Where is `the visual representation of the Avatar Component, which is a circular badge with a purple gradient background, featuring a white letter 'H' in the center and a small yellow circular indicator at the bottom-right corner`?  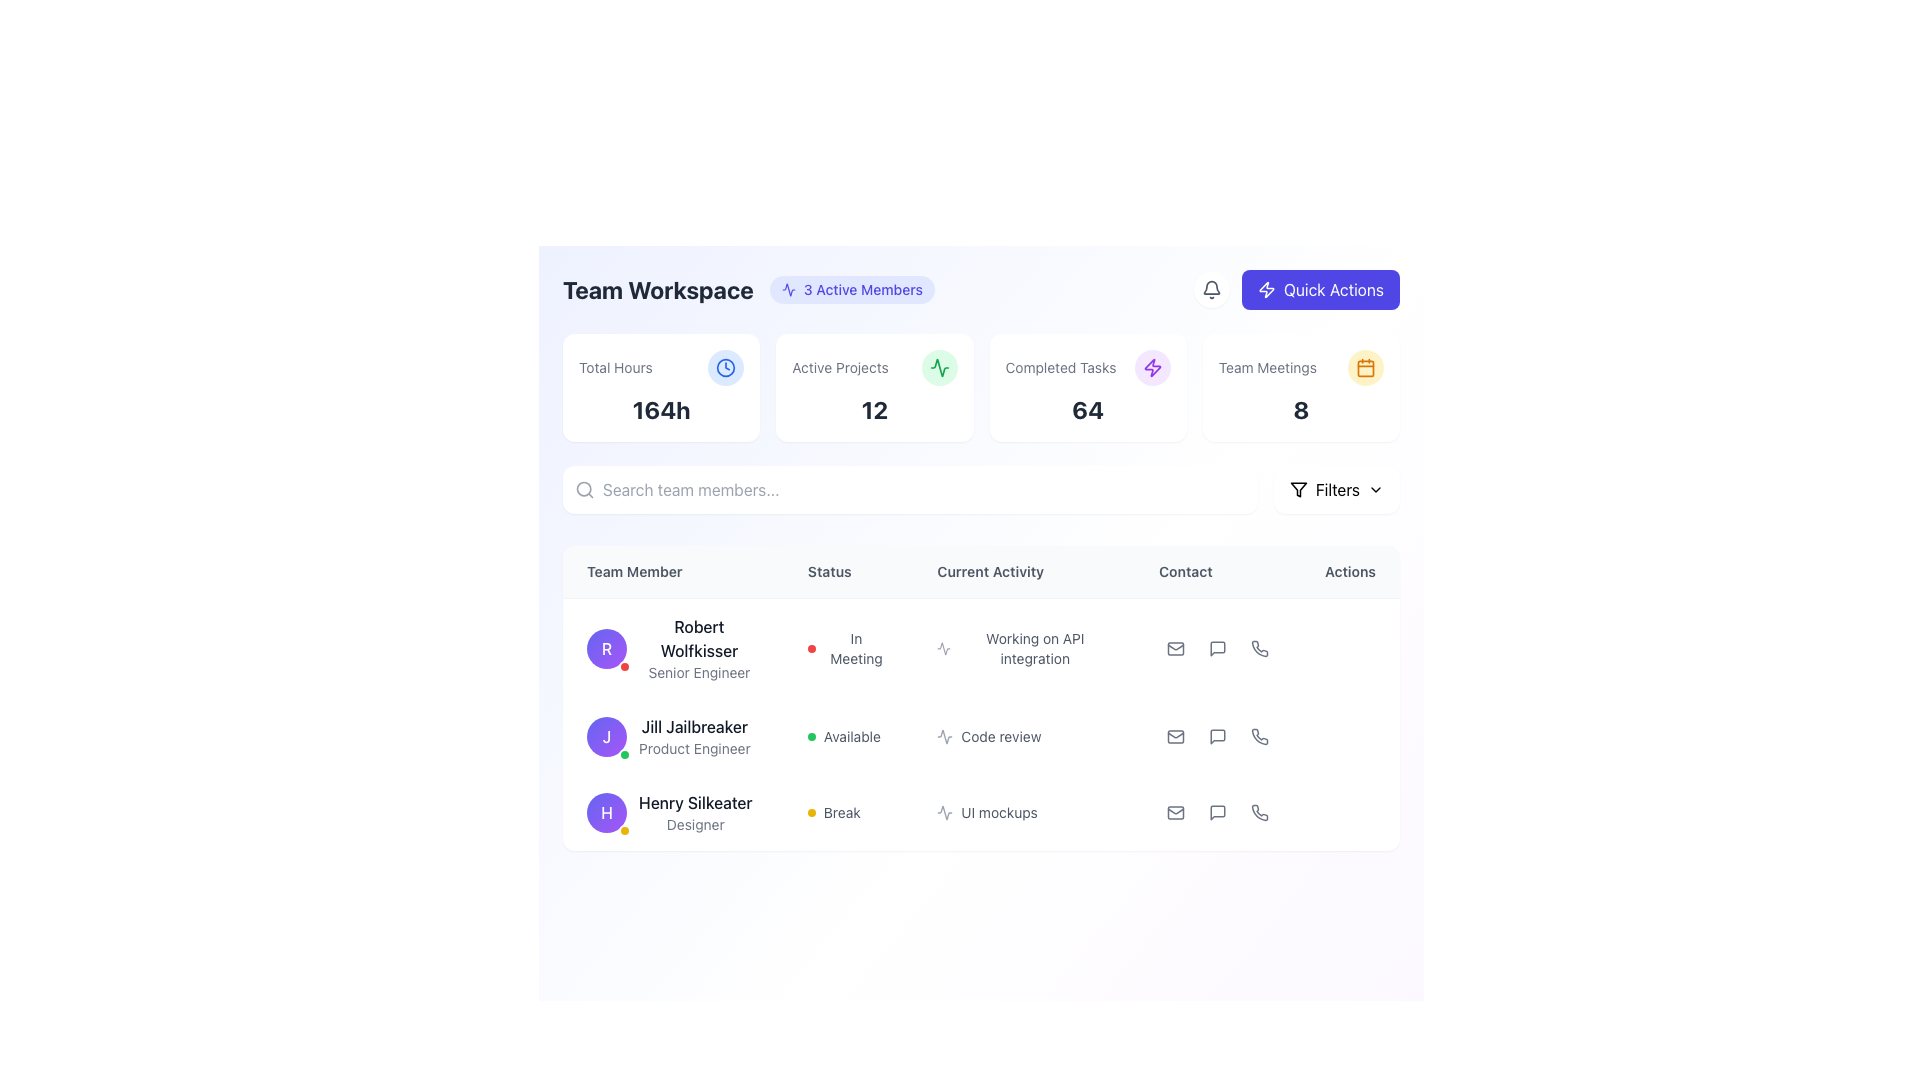
the visual representation of the Avatar Component, which is a circular badge with a purple gradient background, featuring a white letter 'H' in the center and a small yellow circular indicator at the bottom-right corner is located at coordinates (605, 813).